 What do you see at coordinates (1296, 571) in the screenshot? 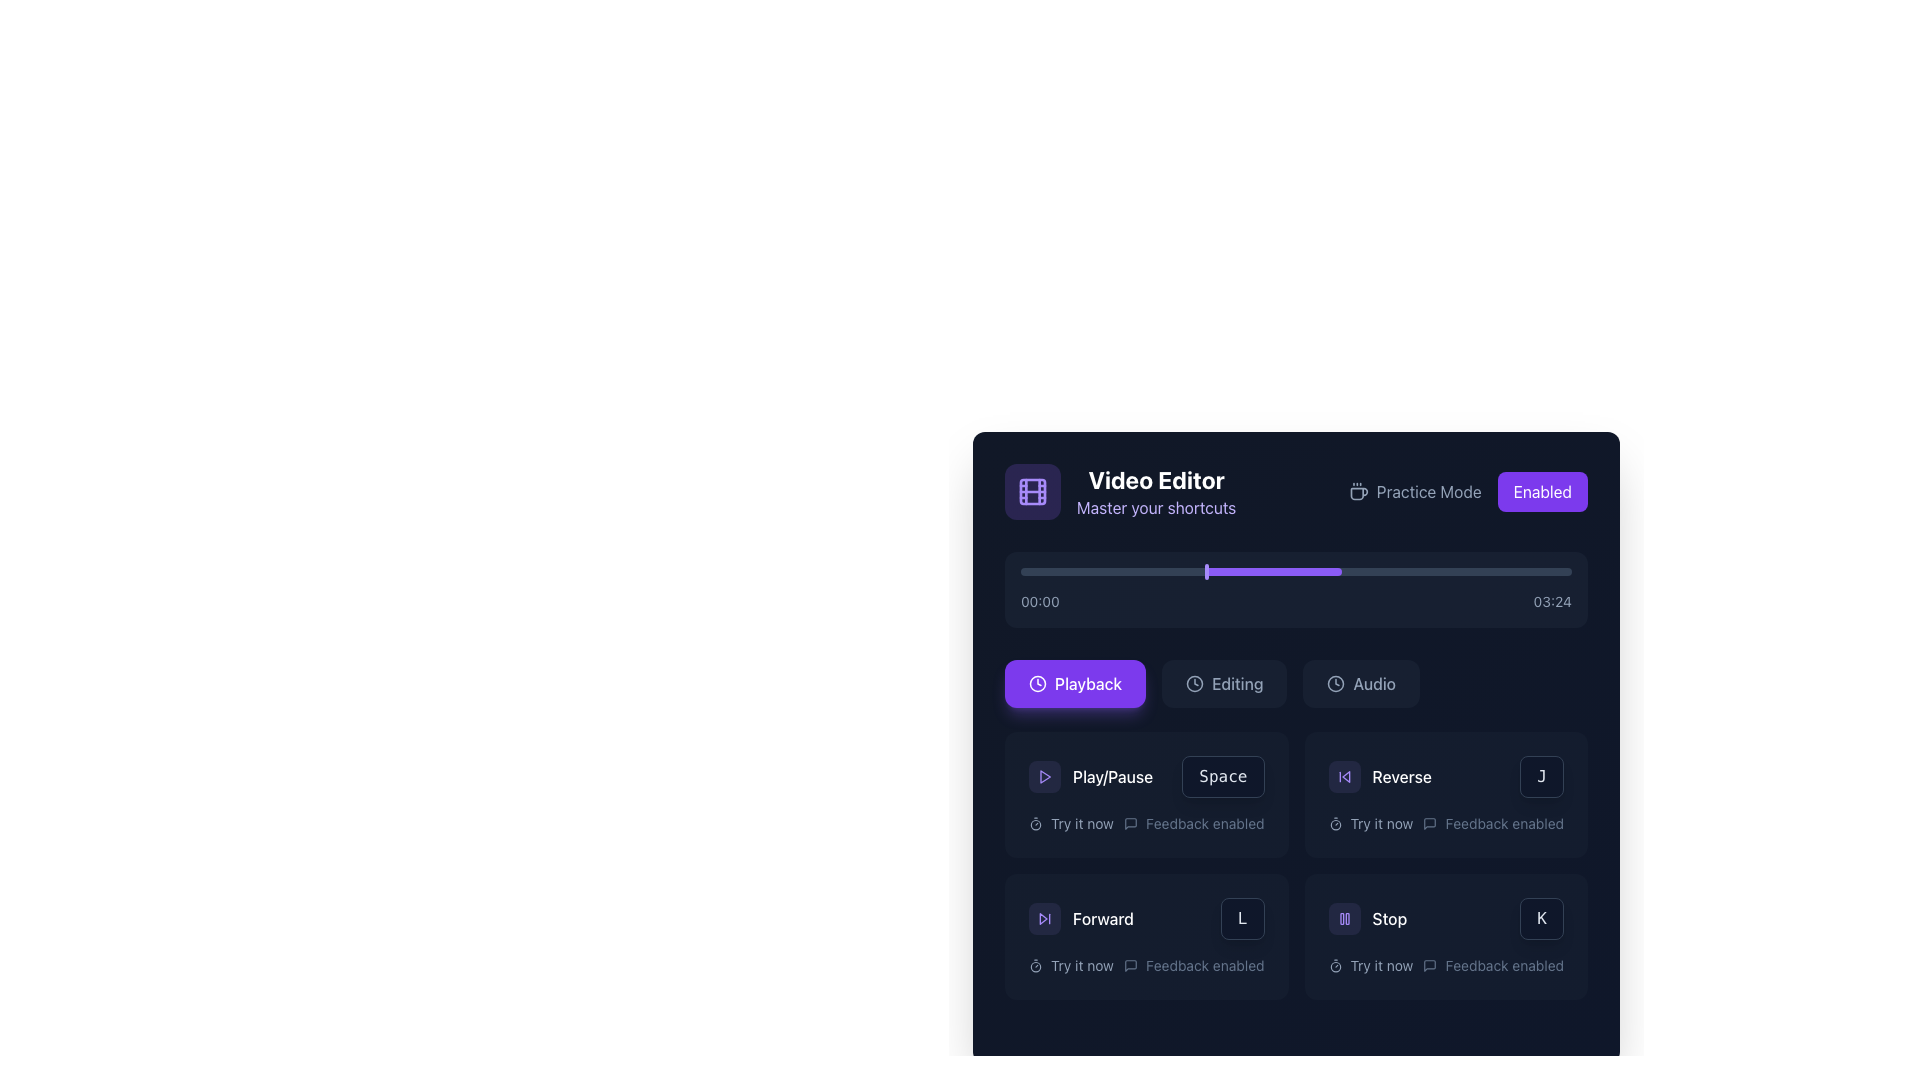
I see `the horizontal progress bar located below the 'Video Editor' title and options like 'Practice Mode', which features a dark gray background and a violet progress section` at bounding box center [1296, 571].